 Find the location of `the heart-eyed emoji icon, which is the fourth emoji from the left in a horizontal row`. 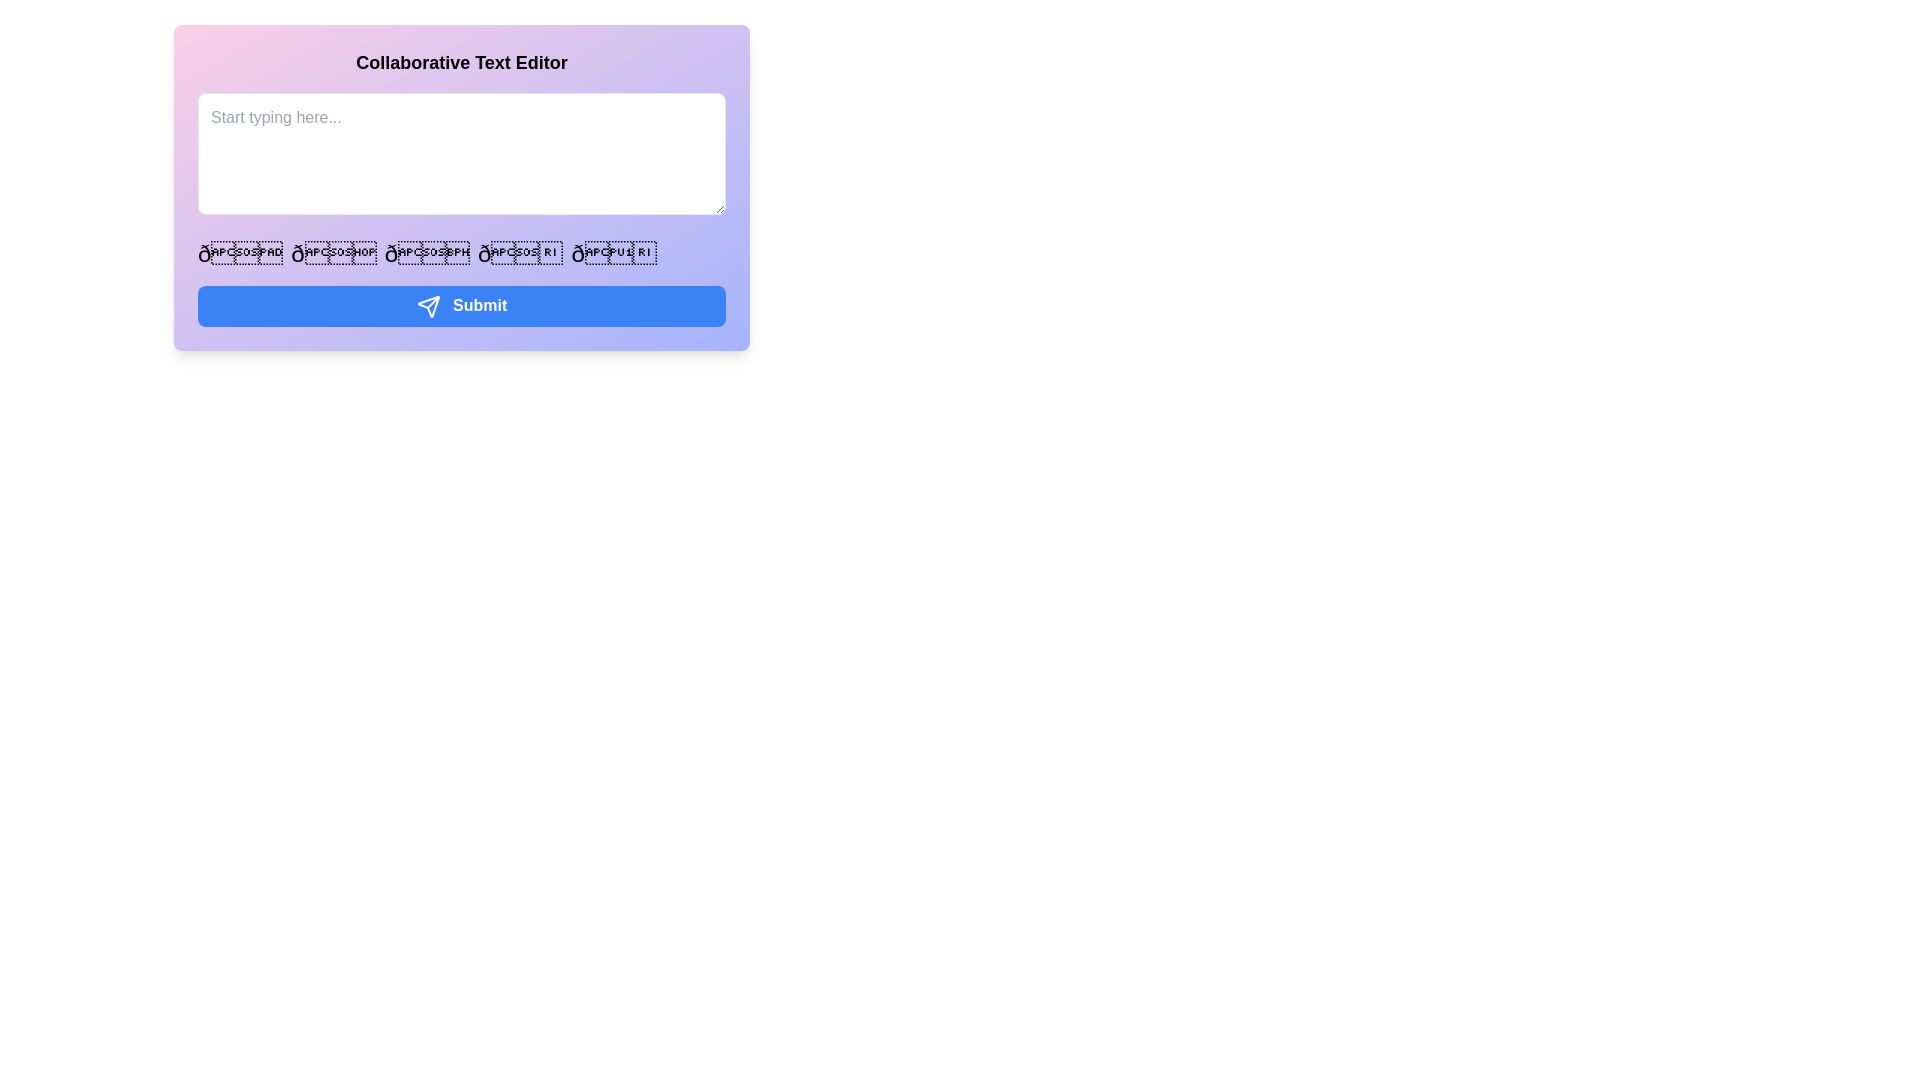

the heart-eyed emoji icon, which is the fourth emoji from the left in a horizontal row is located at coordinates (520, 253).